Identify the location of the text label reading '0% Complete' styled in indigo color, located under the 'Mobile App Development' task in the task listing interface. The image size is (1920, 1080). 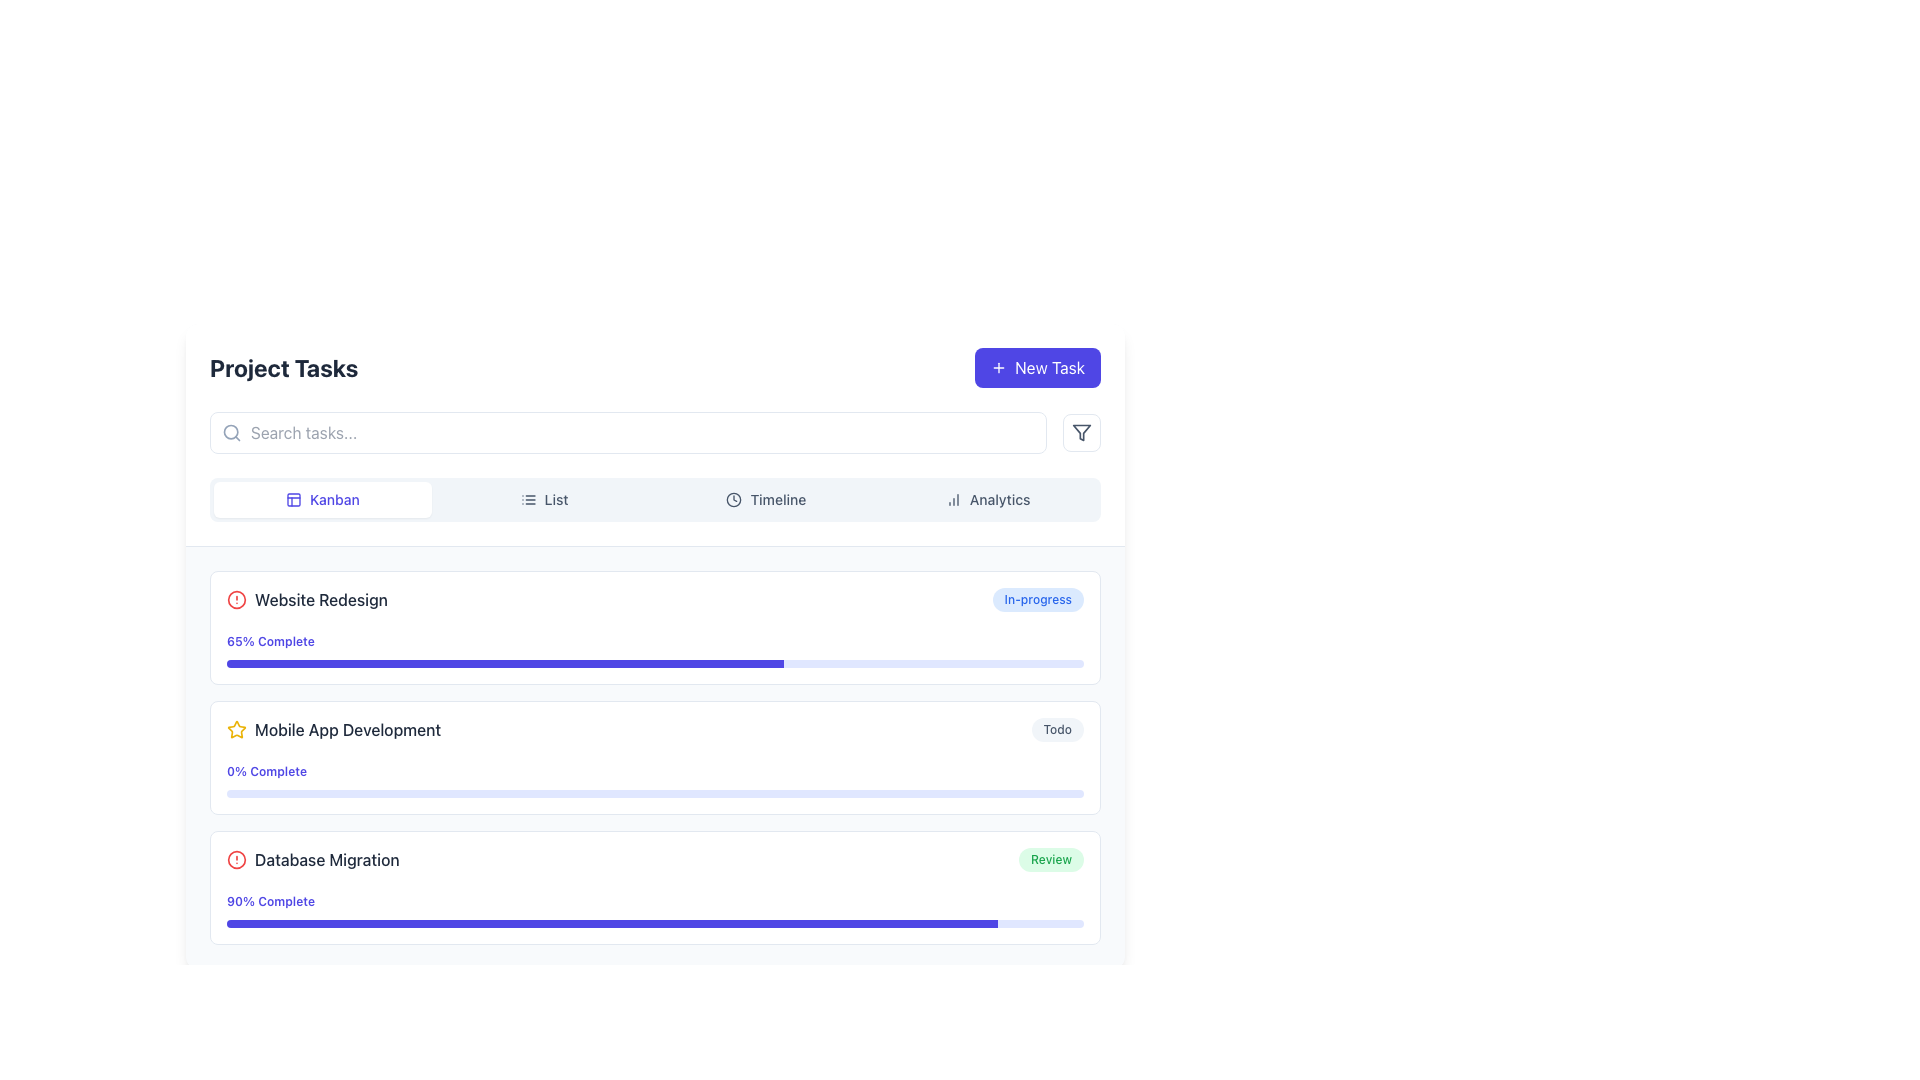
(266, 769).